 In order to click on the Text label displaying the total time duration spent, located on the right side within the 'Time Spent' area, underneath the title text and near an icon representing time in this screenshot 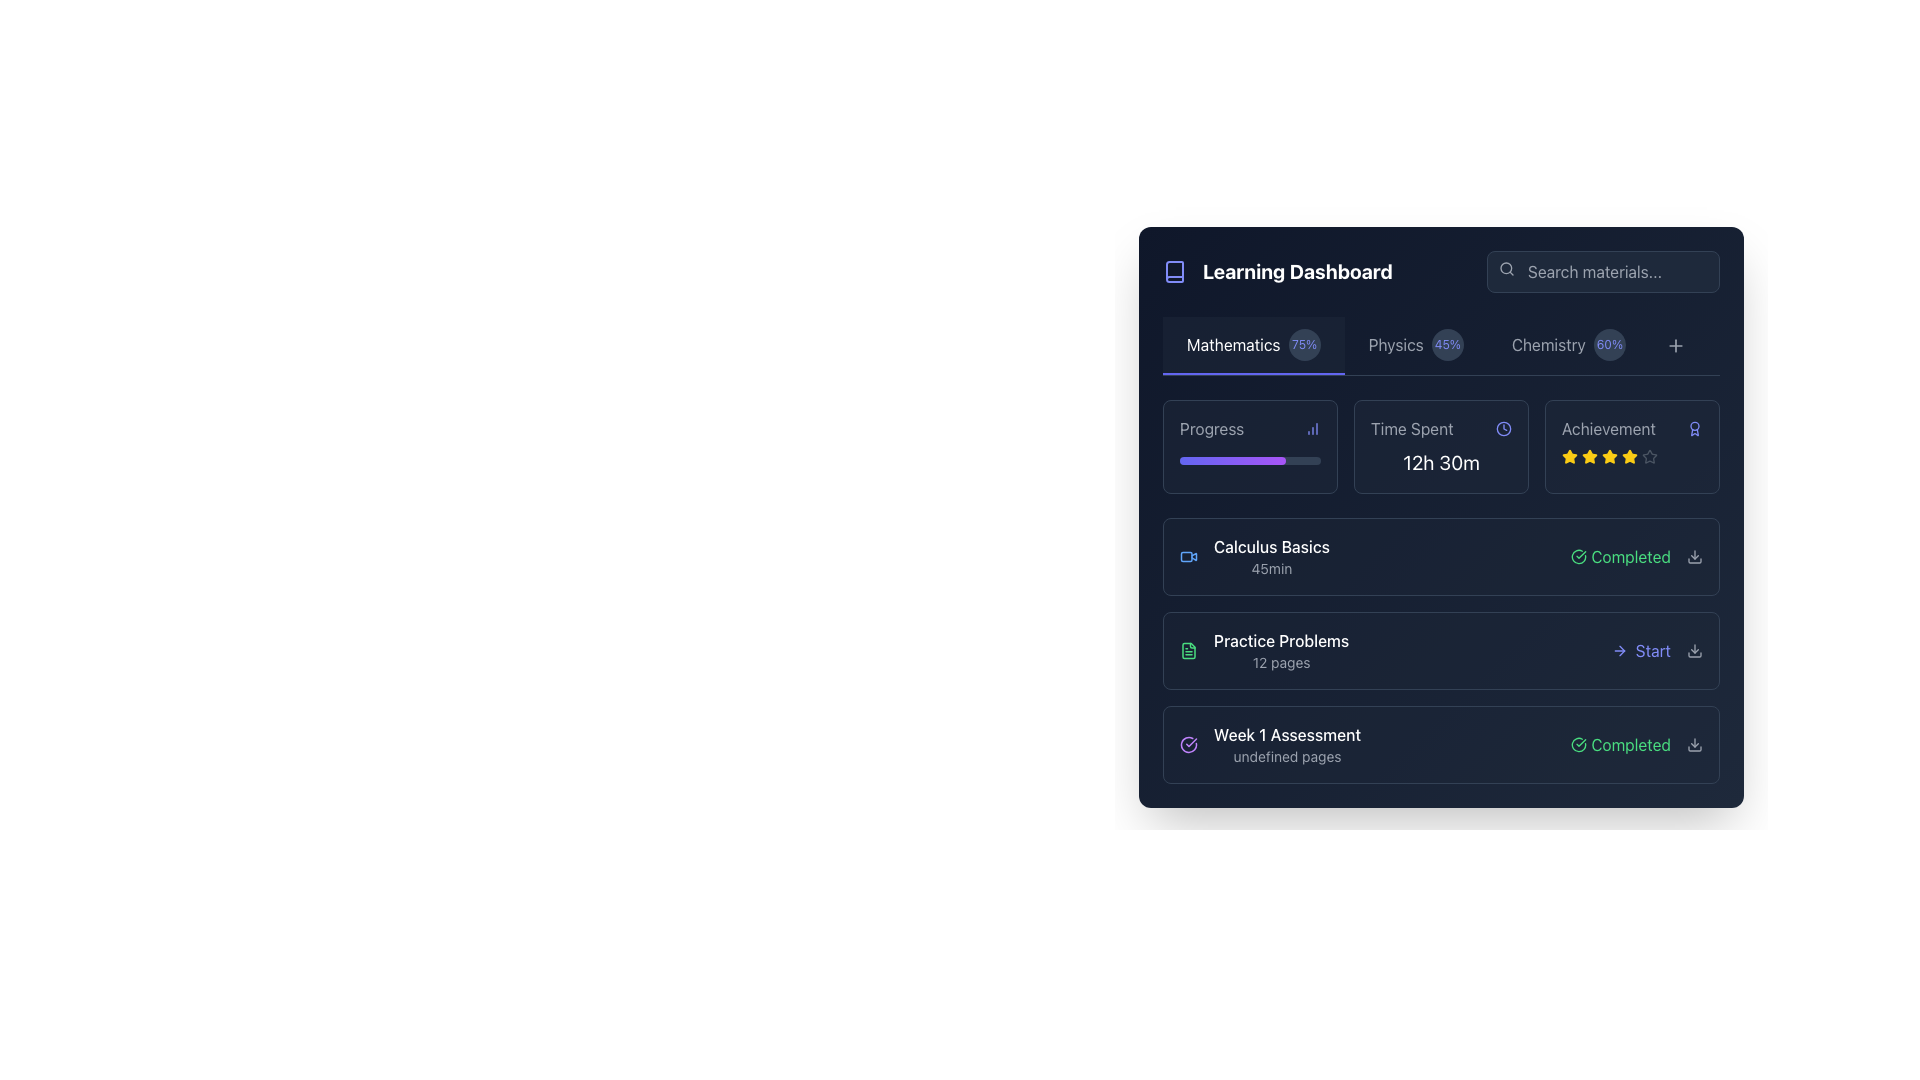, I will do `click(1441, 462)`.